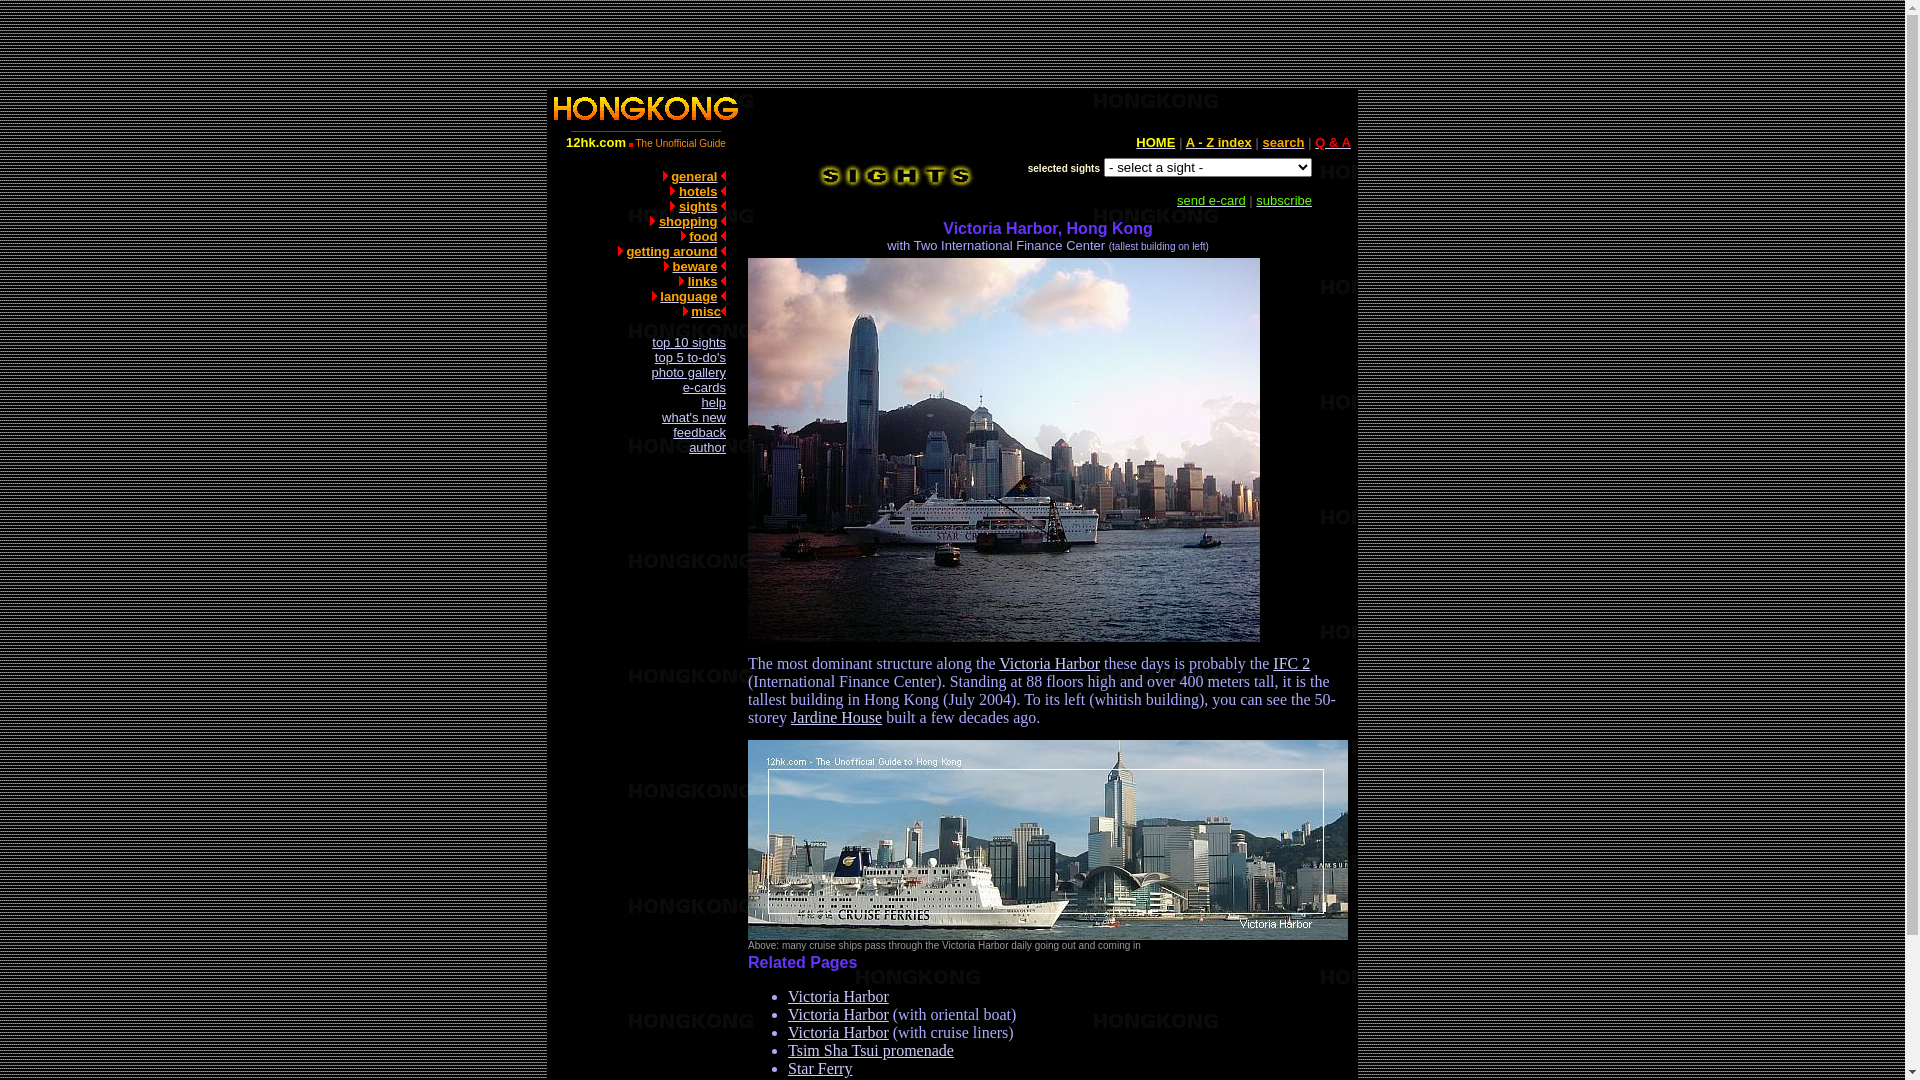 This screenshot has height=1080, width=1920. Describe the element at coordinates (682, 387) in the screenshot. I see `'e-cards'` at that location.